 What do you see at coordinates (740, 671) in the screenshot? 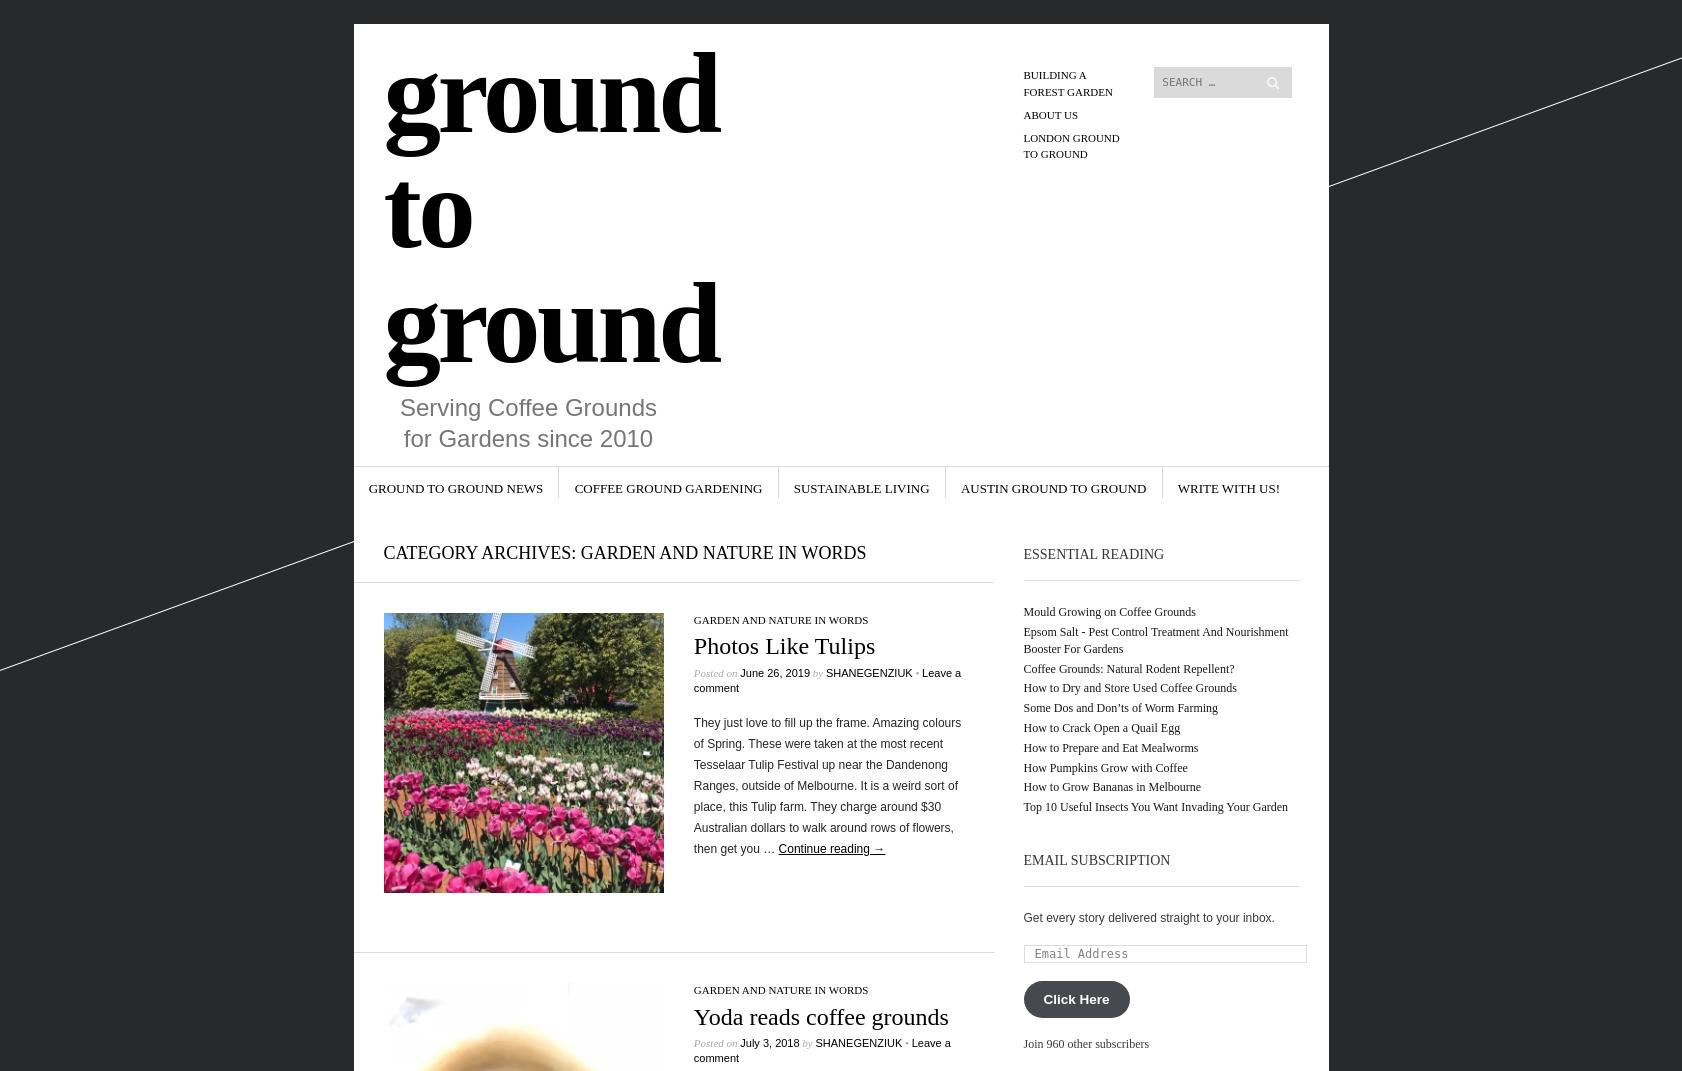
I see `'June 26, 2019'` at bounding box center [740, 671].